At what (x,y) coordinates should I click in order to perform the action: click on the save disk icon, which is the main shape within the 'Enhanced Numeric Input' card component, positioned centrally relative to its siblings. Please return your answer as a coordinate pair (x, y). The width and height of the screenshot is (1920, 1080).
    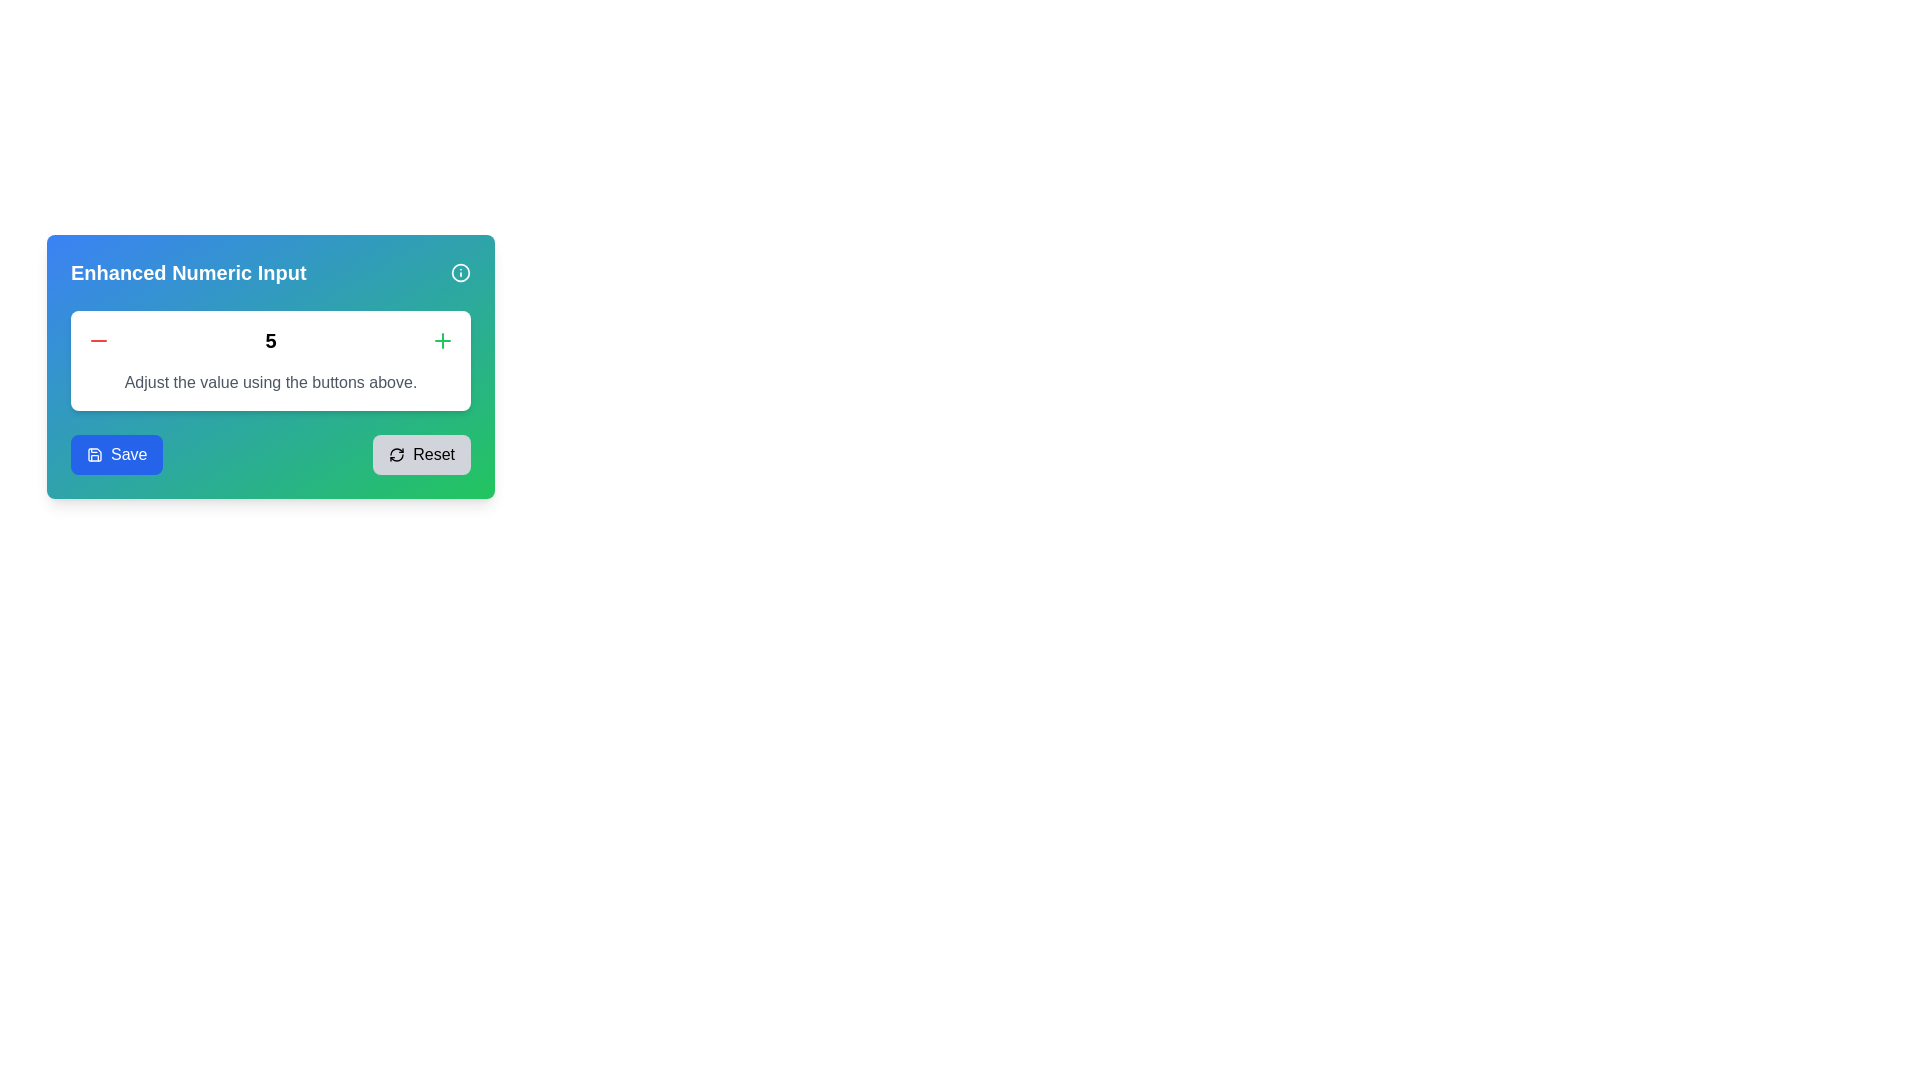
    Looking at the image, I should click on (94, 455).